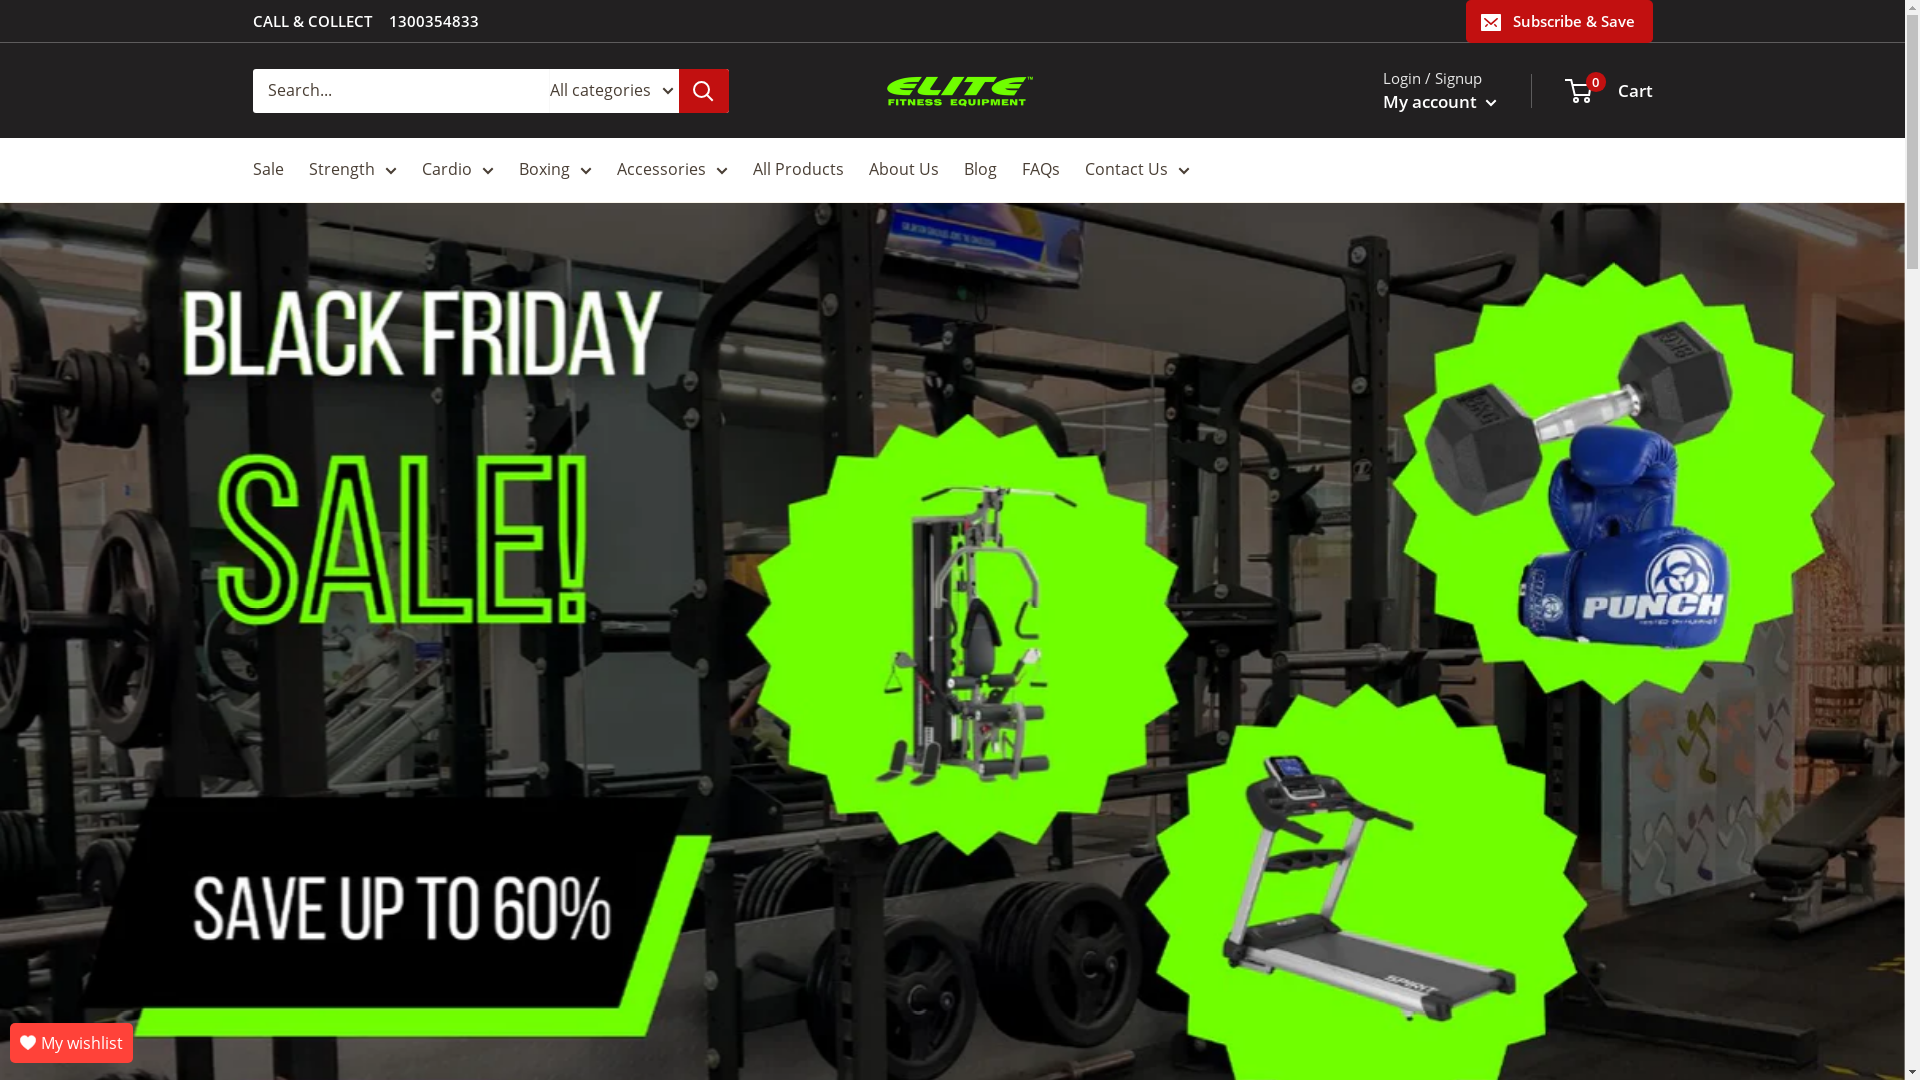 The image size is (1920, 1080). I want to click on 'Contact Us', so click(1083, 168).